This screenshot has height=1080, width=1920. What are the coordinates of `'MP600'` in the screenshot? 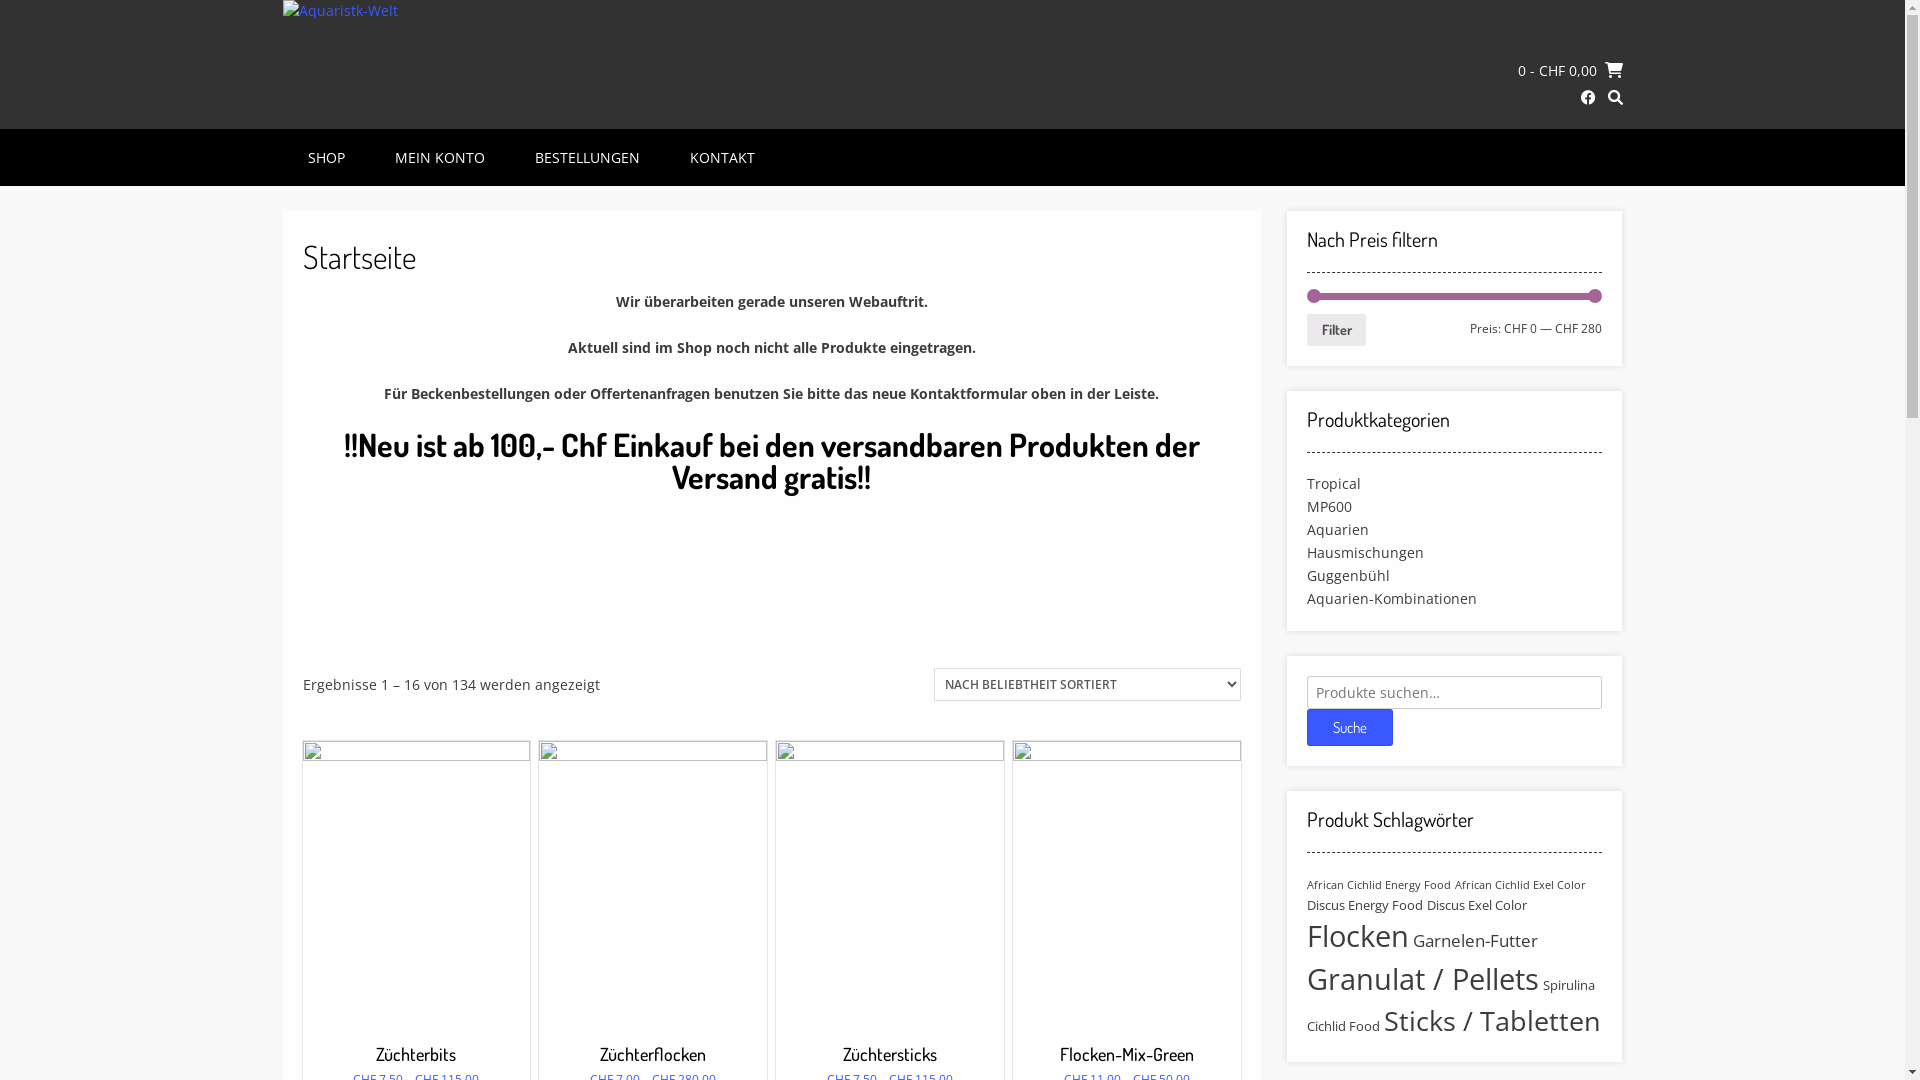 It's located at (1329, 504).